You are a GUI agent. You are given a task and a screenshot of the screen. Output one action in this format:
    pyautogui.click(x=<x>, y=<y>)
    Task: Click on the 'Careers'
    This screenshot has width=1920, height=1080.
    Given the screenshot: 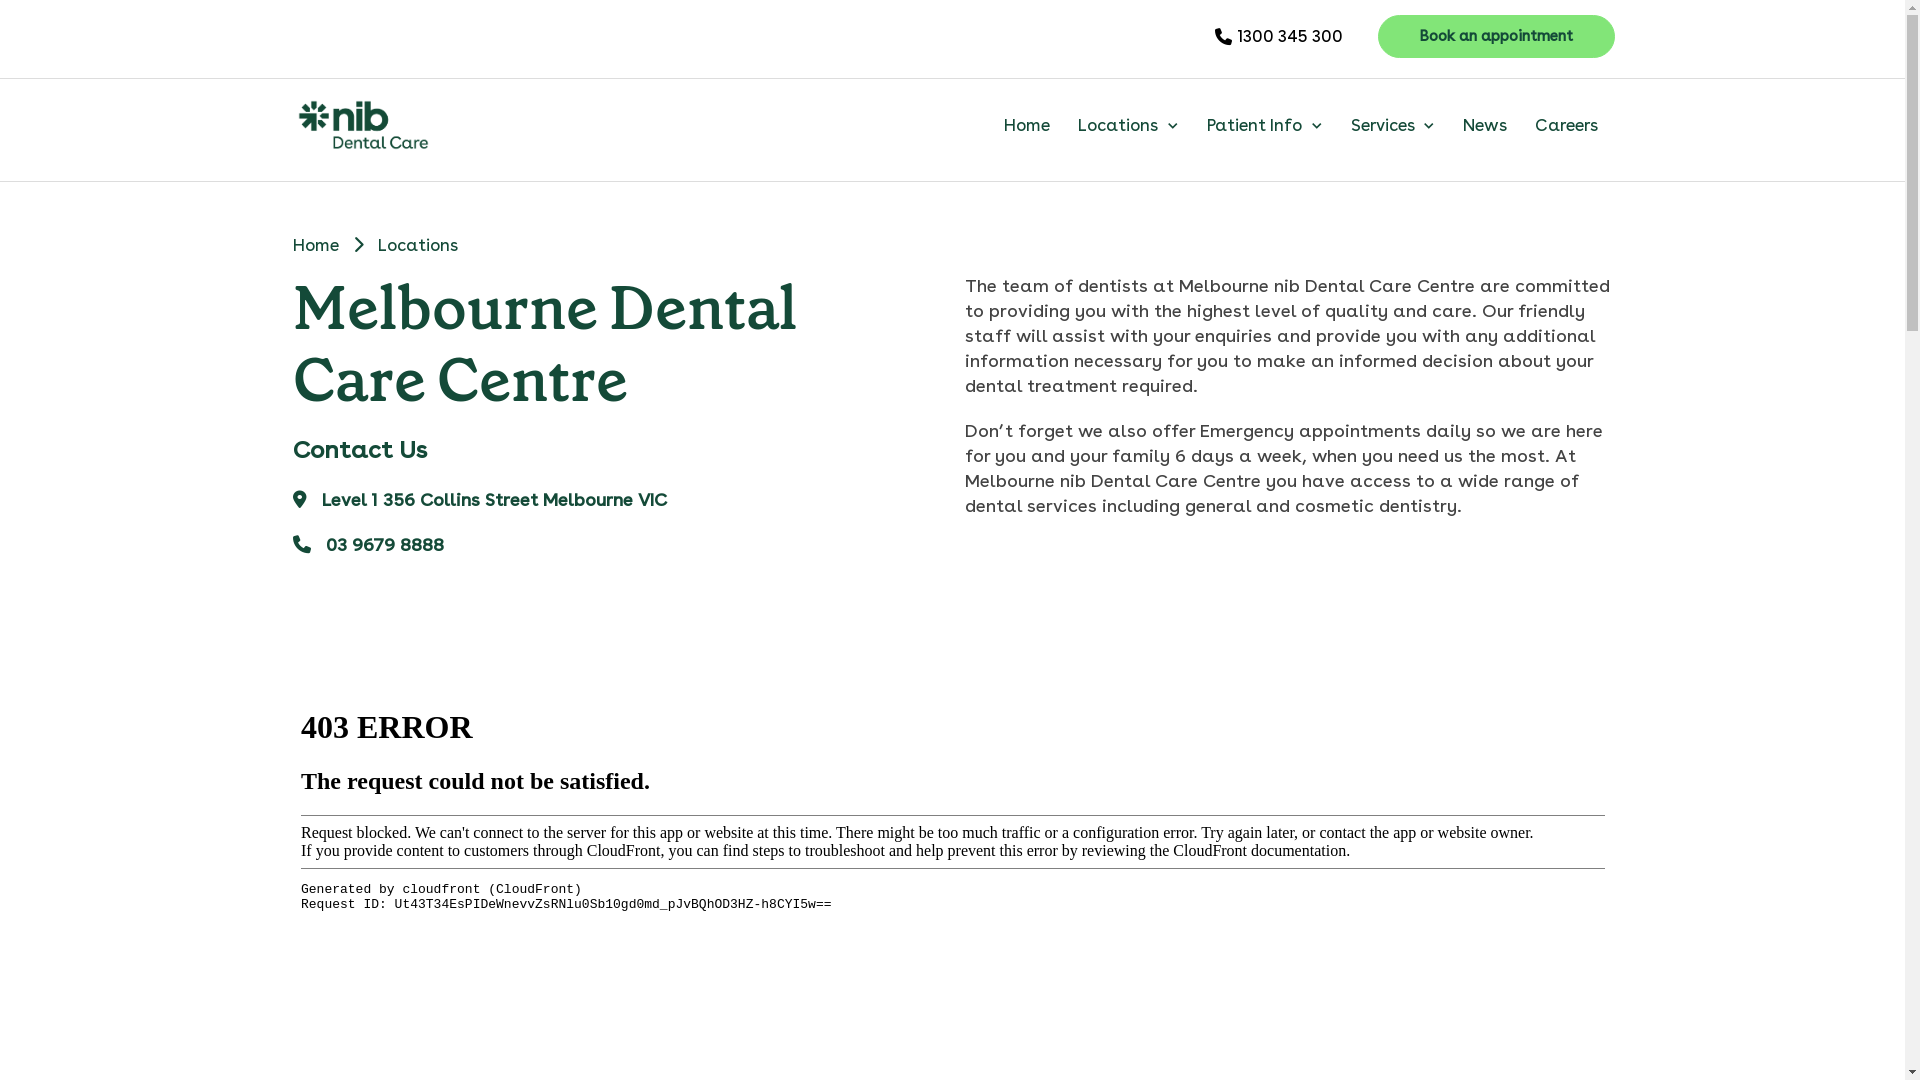 What is the action you would take?
    pyautogui.click(x=1565, y=124)
    